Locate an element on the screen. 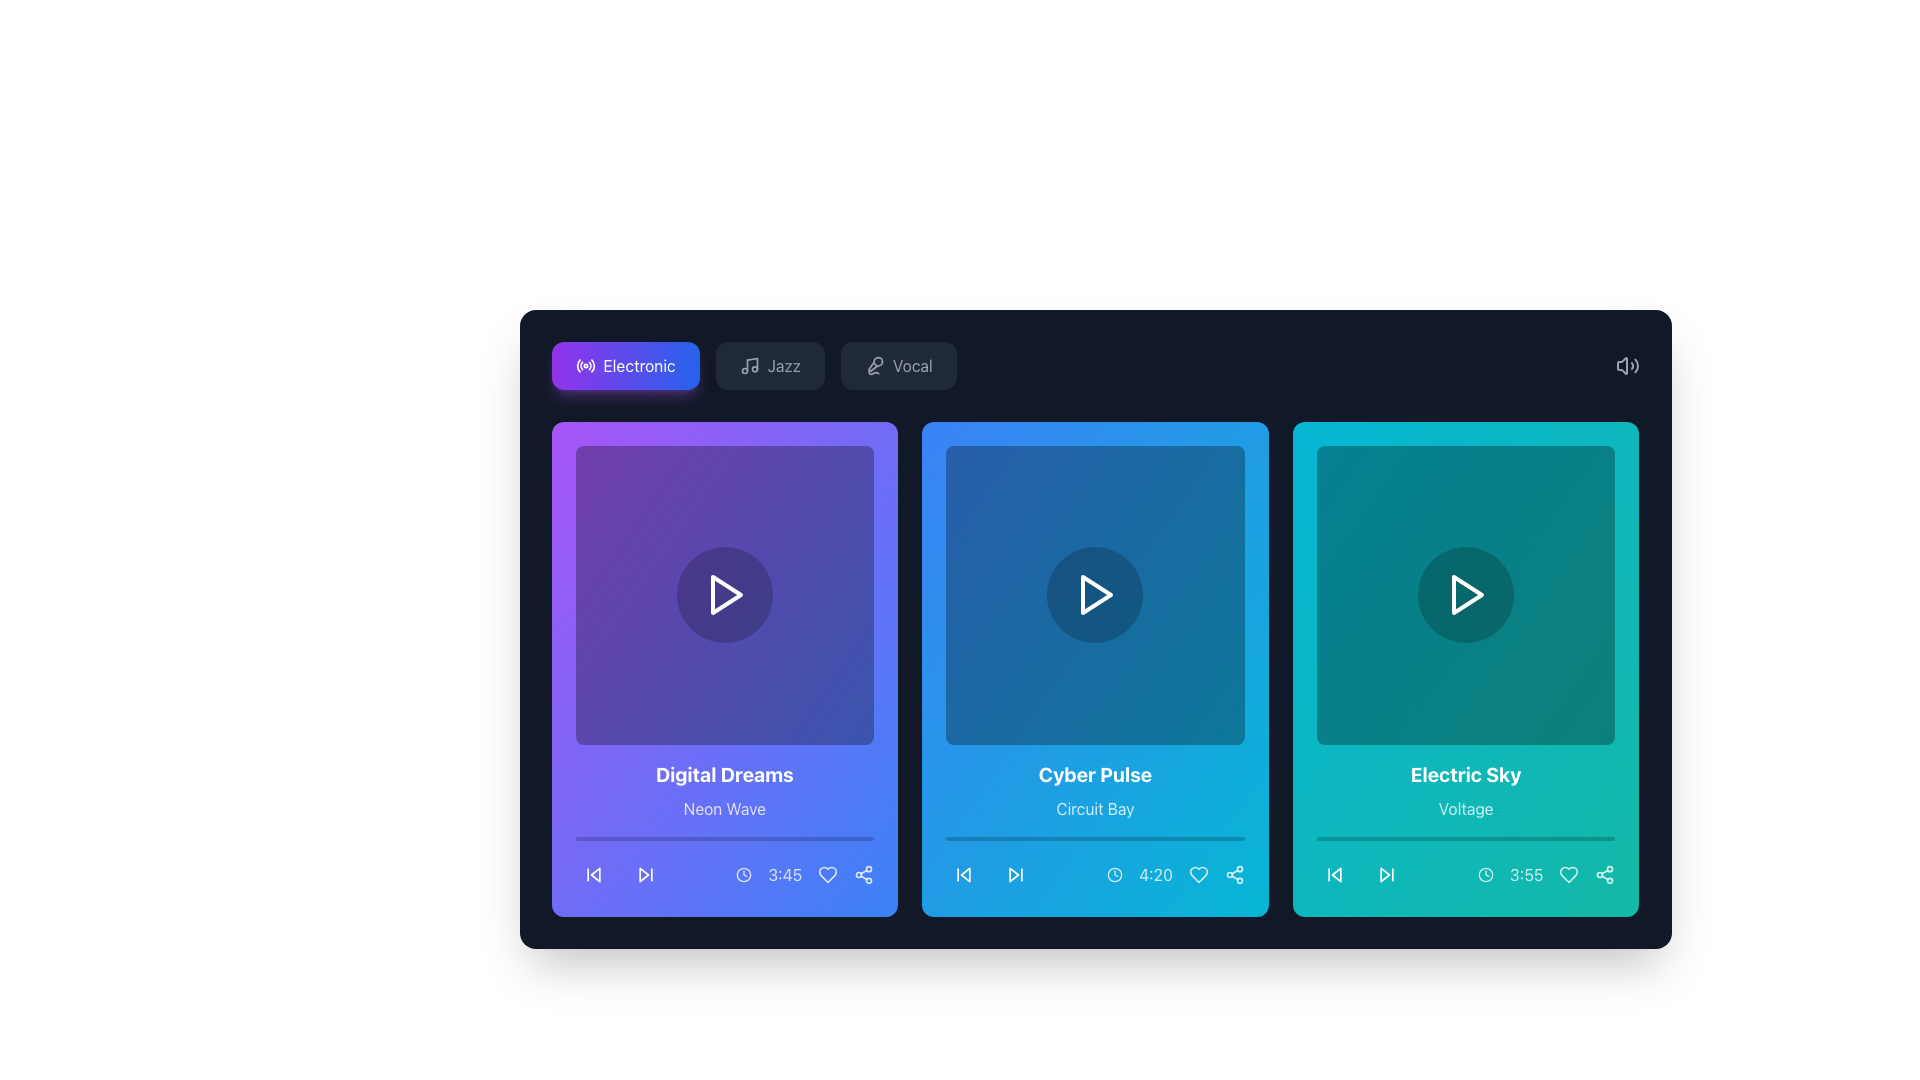  the circular play button with a semi-transparent dark background located in the central region of the 'Electric Sky' card is located at coordinates (1466, 594).